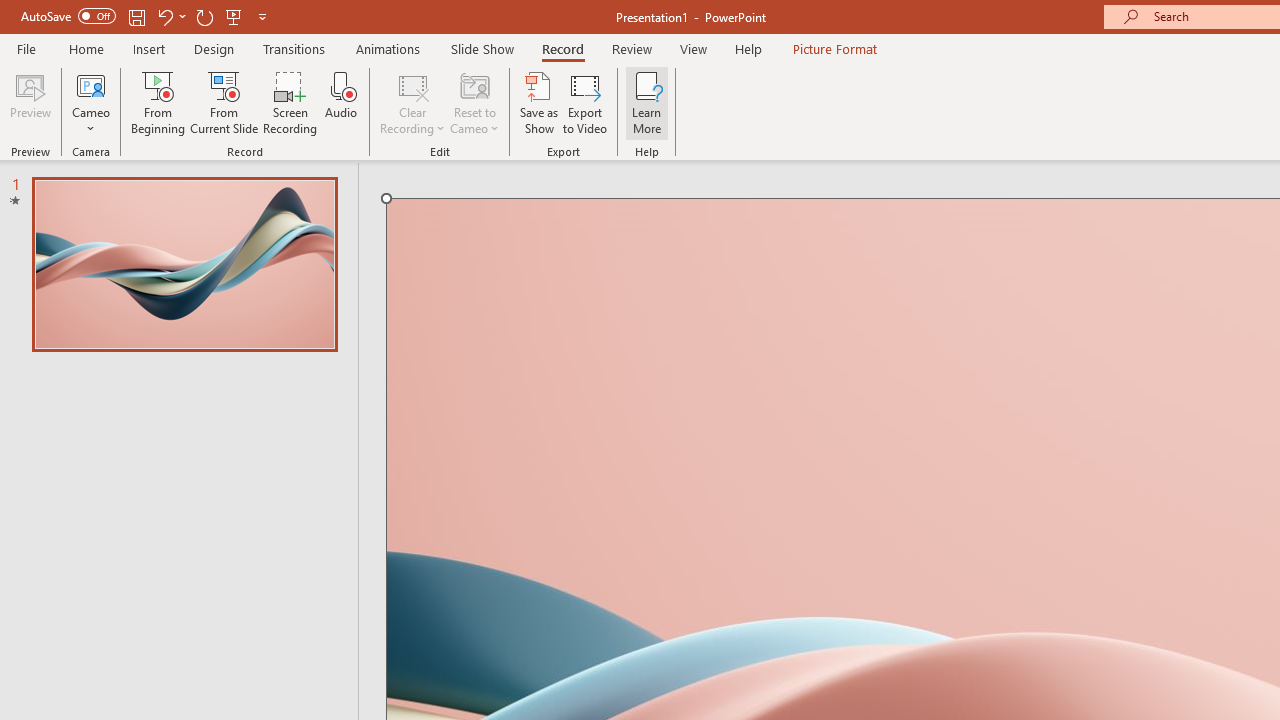 The image size is (1280, 720). Describe the element at coordinates (157, 103) in the screenshot. I see `'From Beginning...'` at that location.